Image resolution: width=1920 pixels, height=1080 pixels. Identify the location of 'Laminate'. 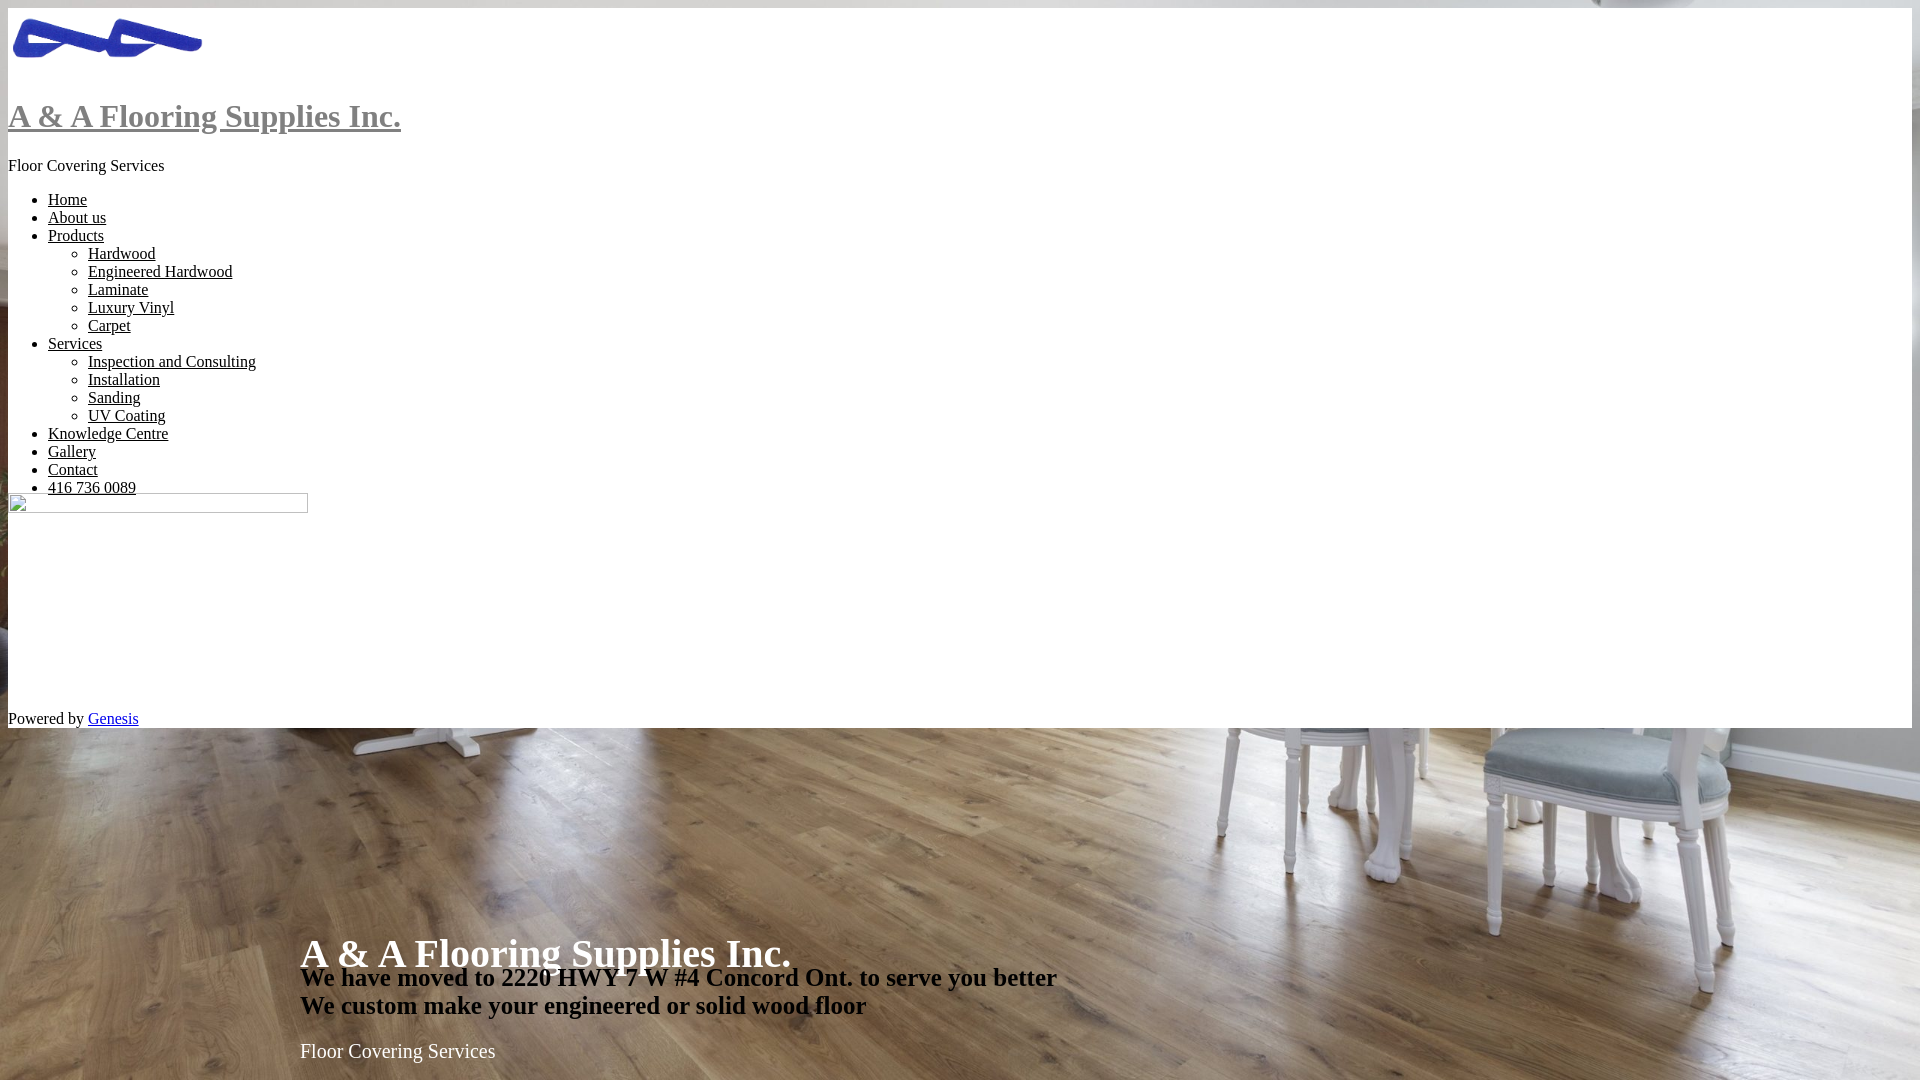
(117, 289).